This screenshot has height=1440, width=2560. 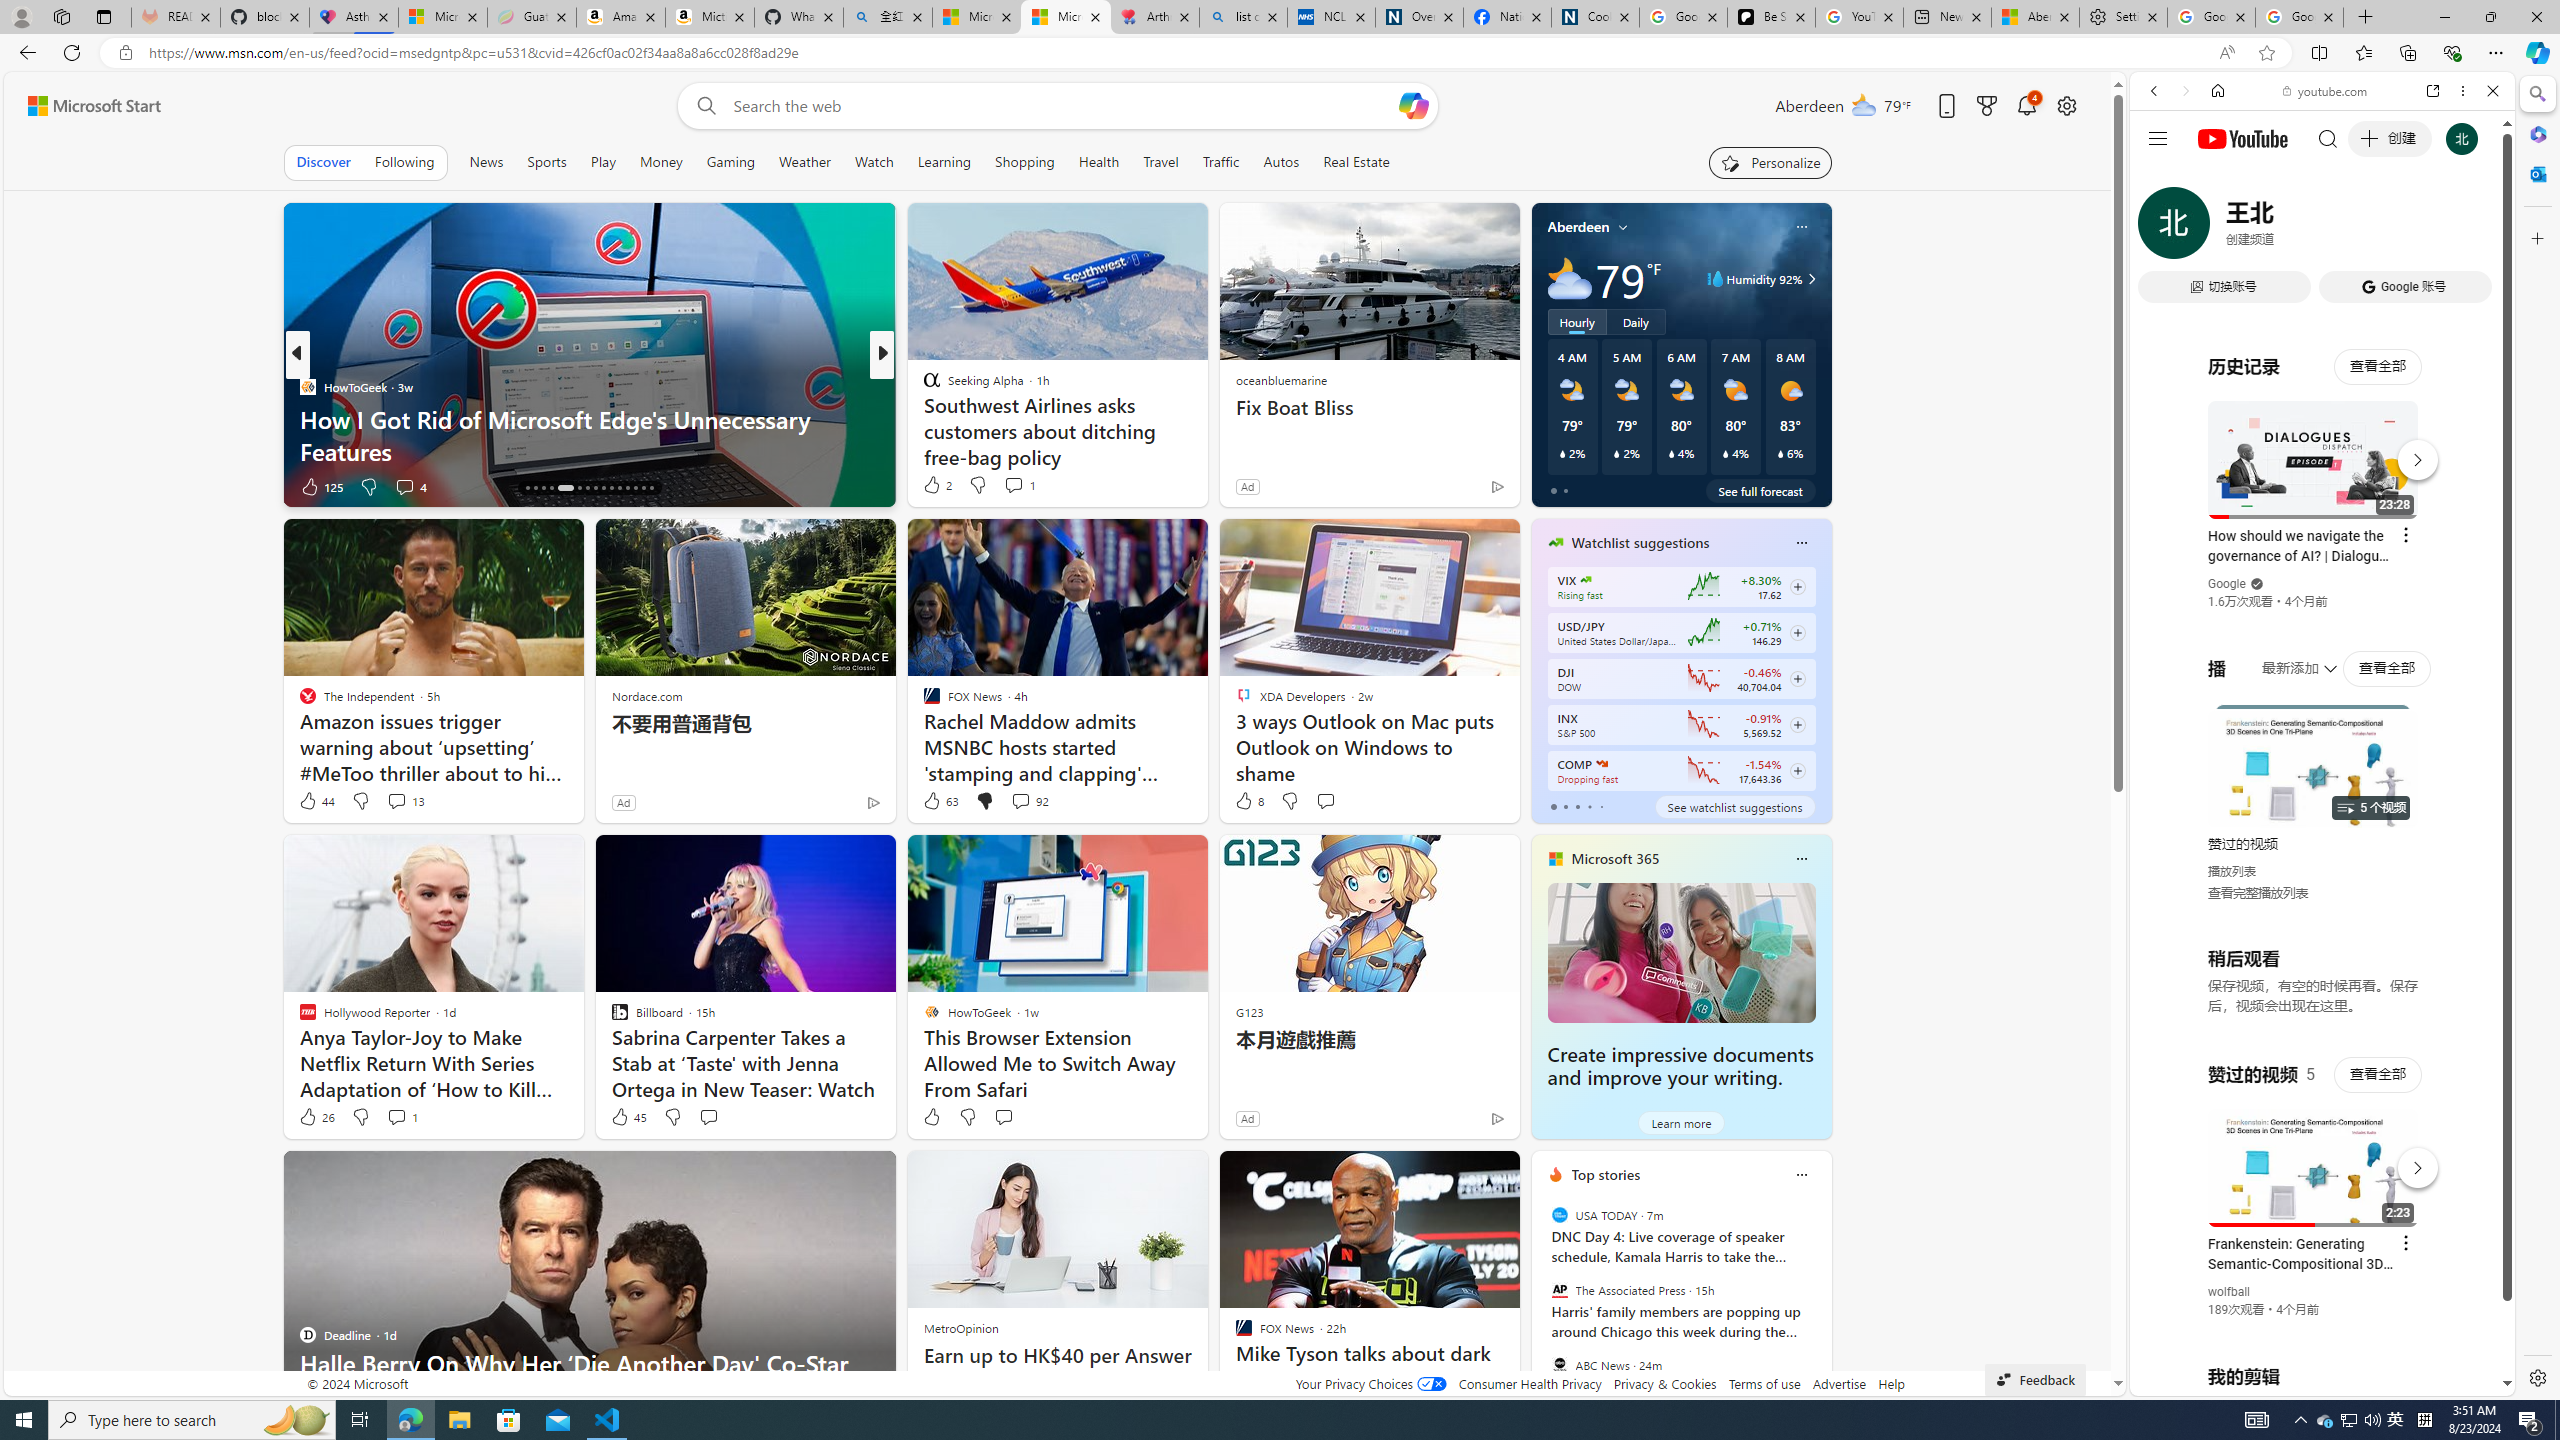 What do you see at coordinates (633, 487) in the screenshot?
I see `'AutomationID: tab-28'` at bounding box center [633, 487].